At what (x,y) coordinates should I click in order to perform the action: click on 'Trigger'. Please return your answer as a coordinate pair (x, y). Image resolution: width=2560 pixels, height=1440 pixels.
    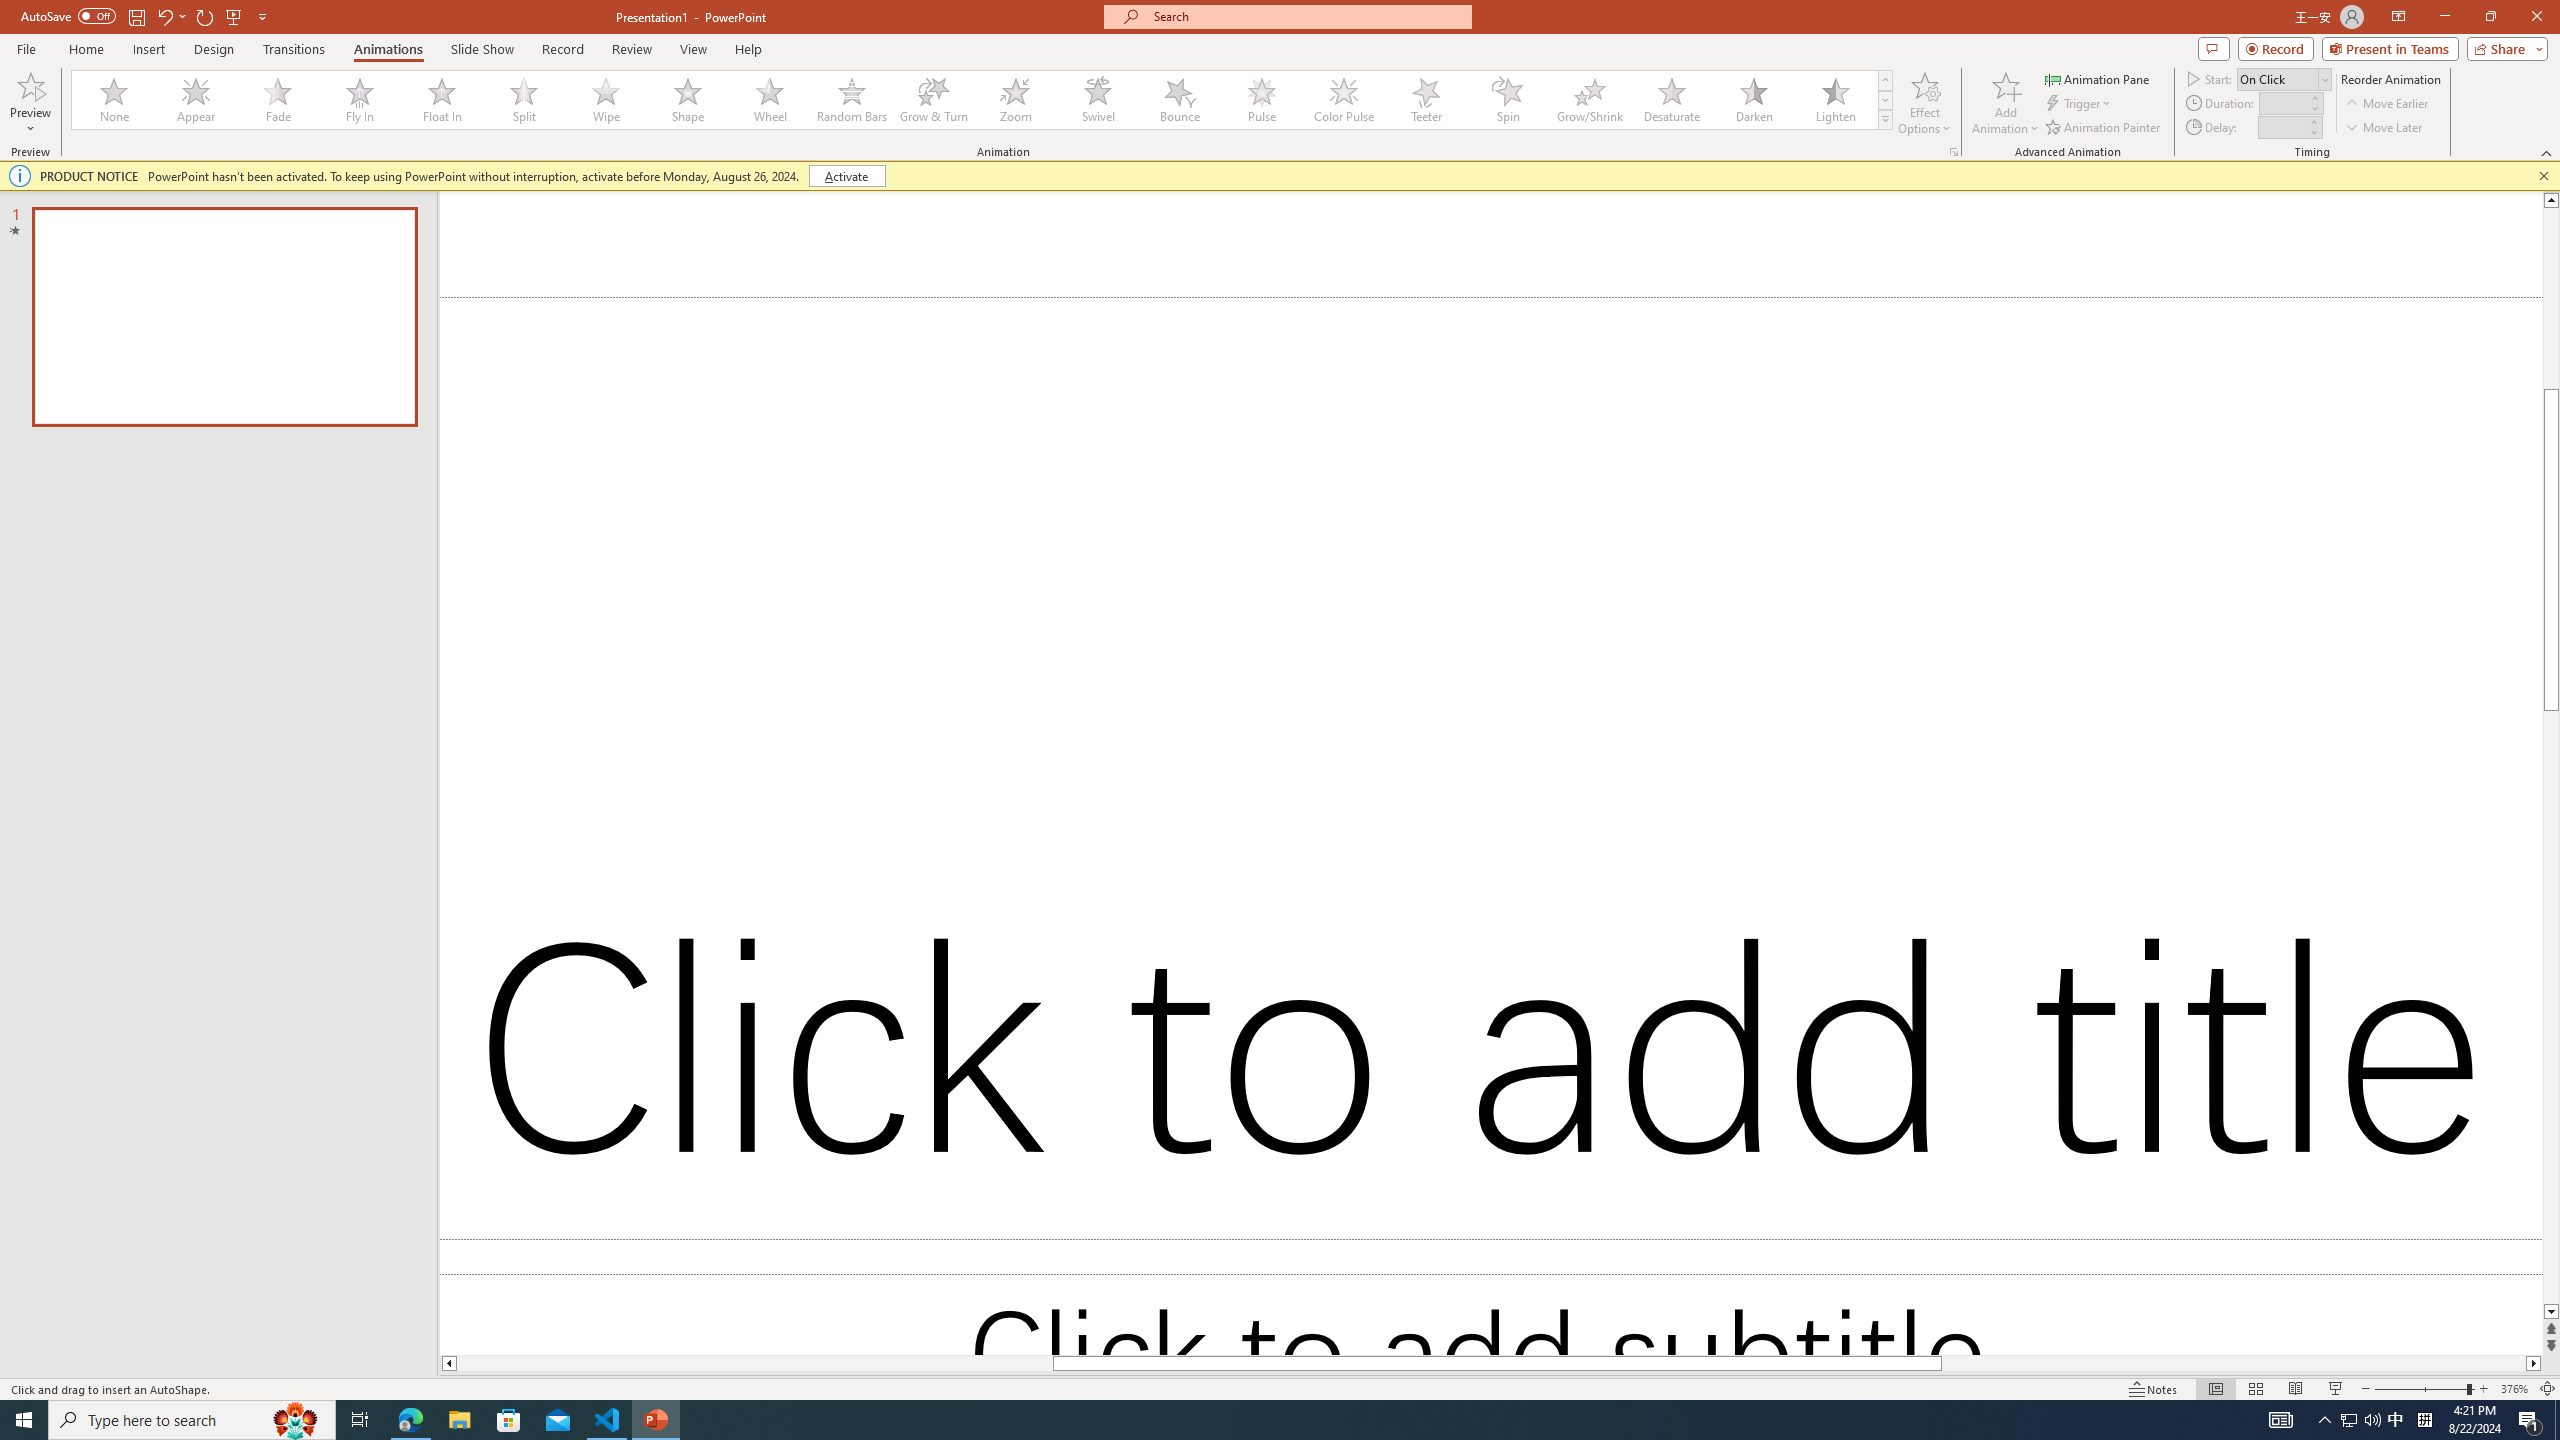
    Looking at the image, I should click on (2079, 103).